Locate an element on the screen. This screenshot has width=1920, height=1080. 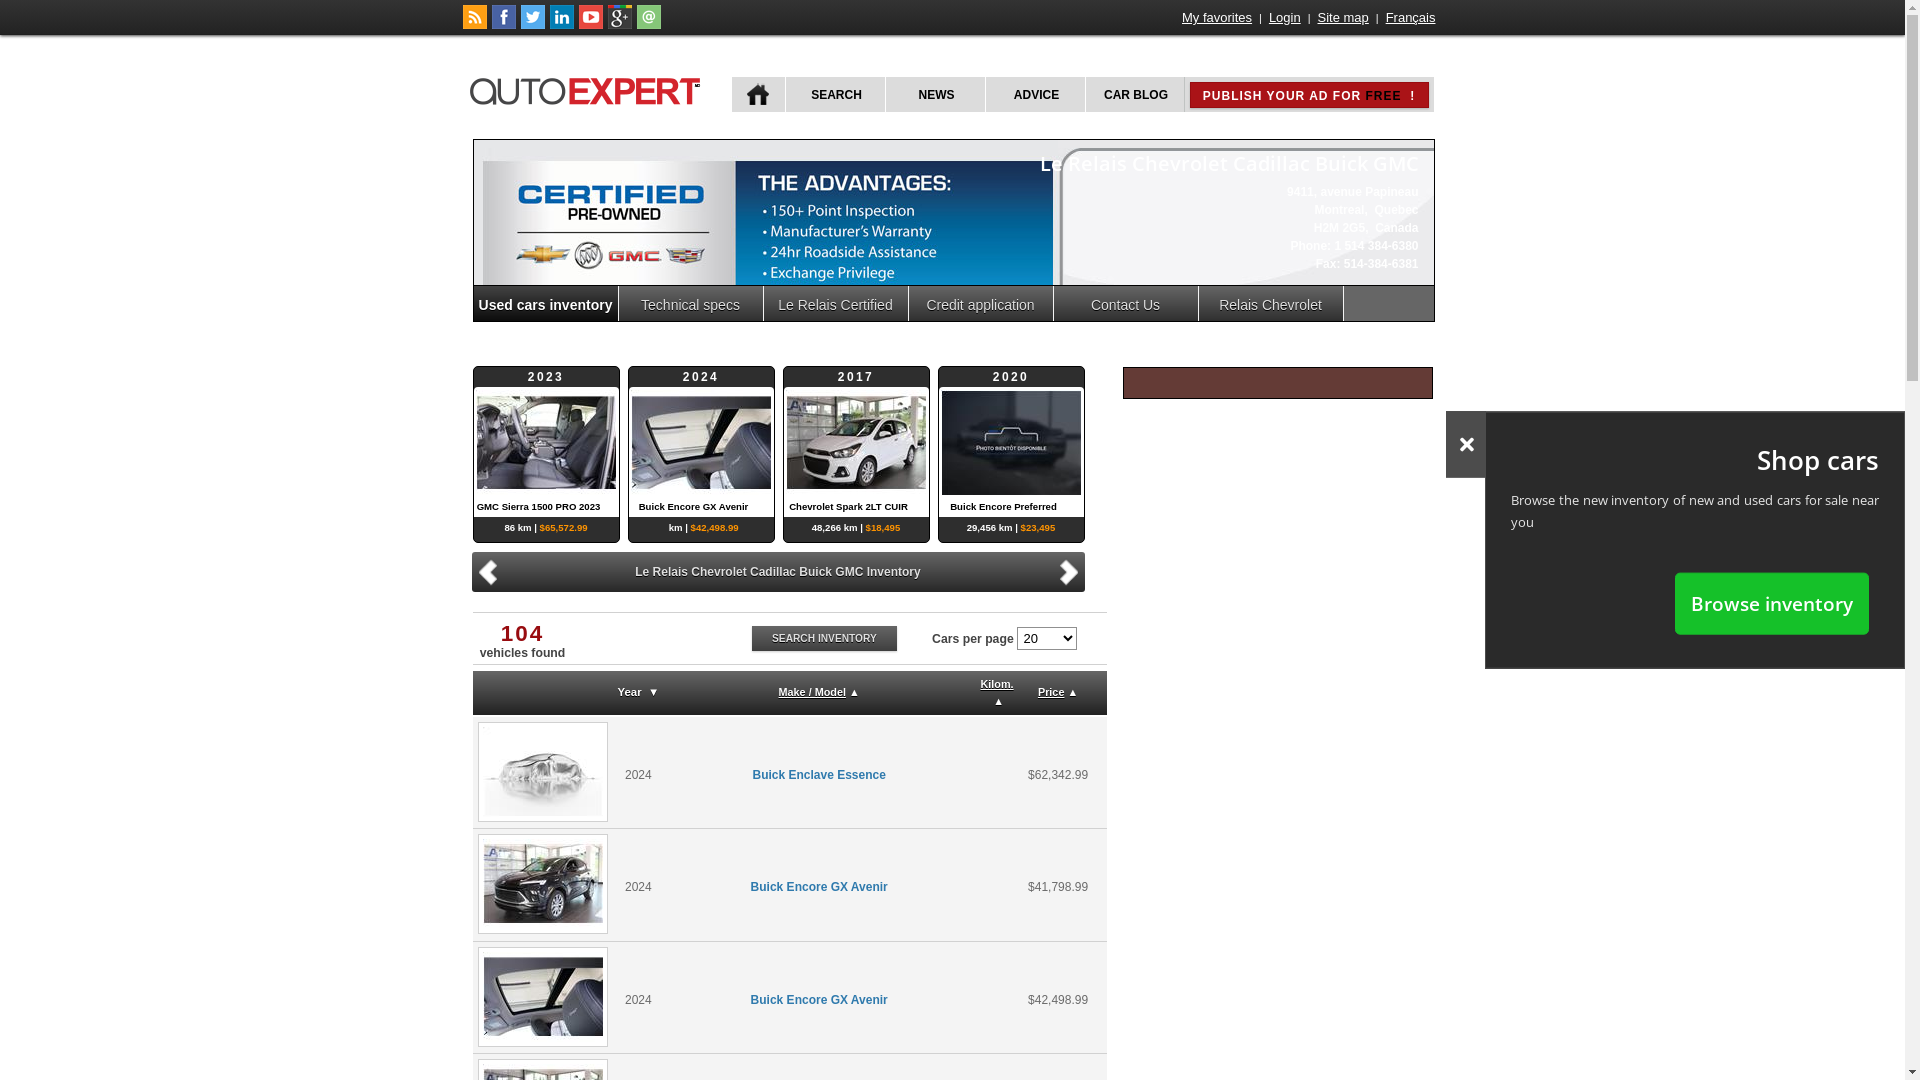
'ADVICE' is located at coordinates (1033, 94).